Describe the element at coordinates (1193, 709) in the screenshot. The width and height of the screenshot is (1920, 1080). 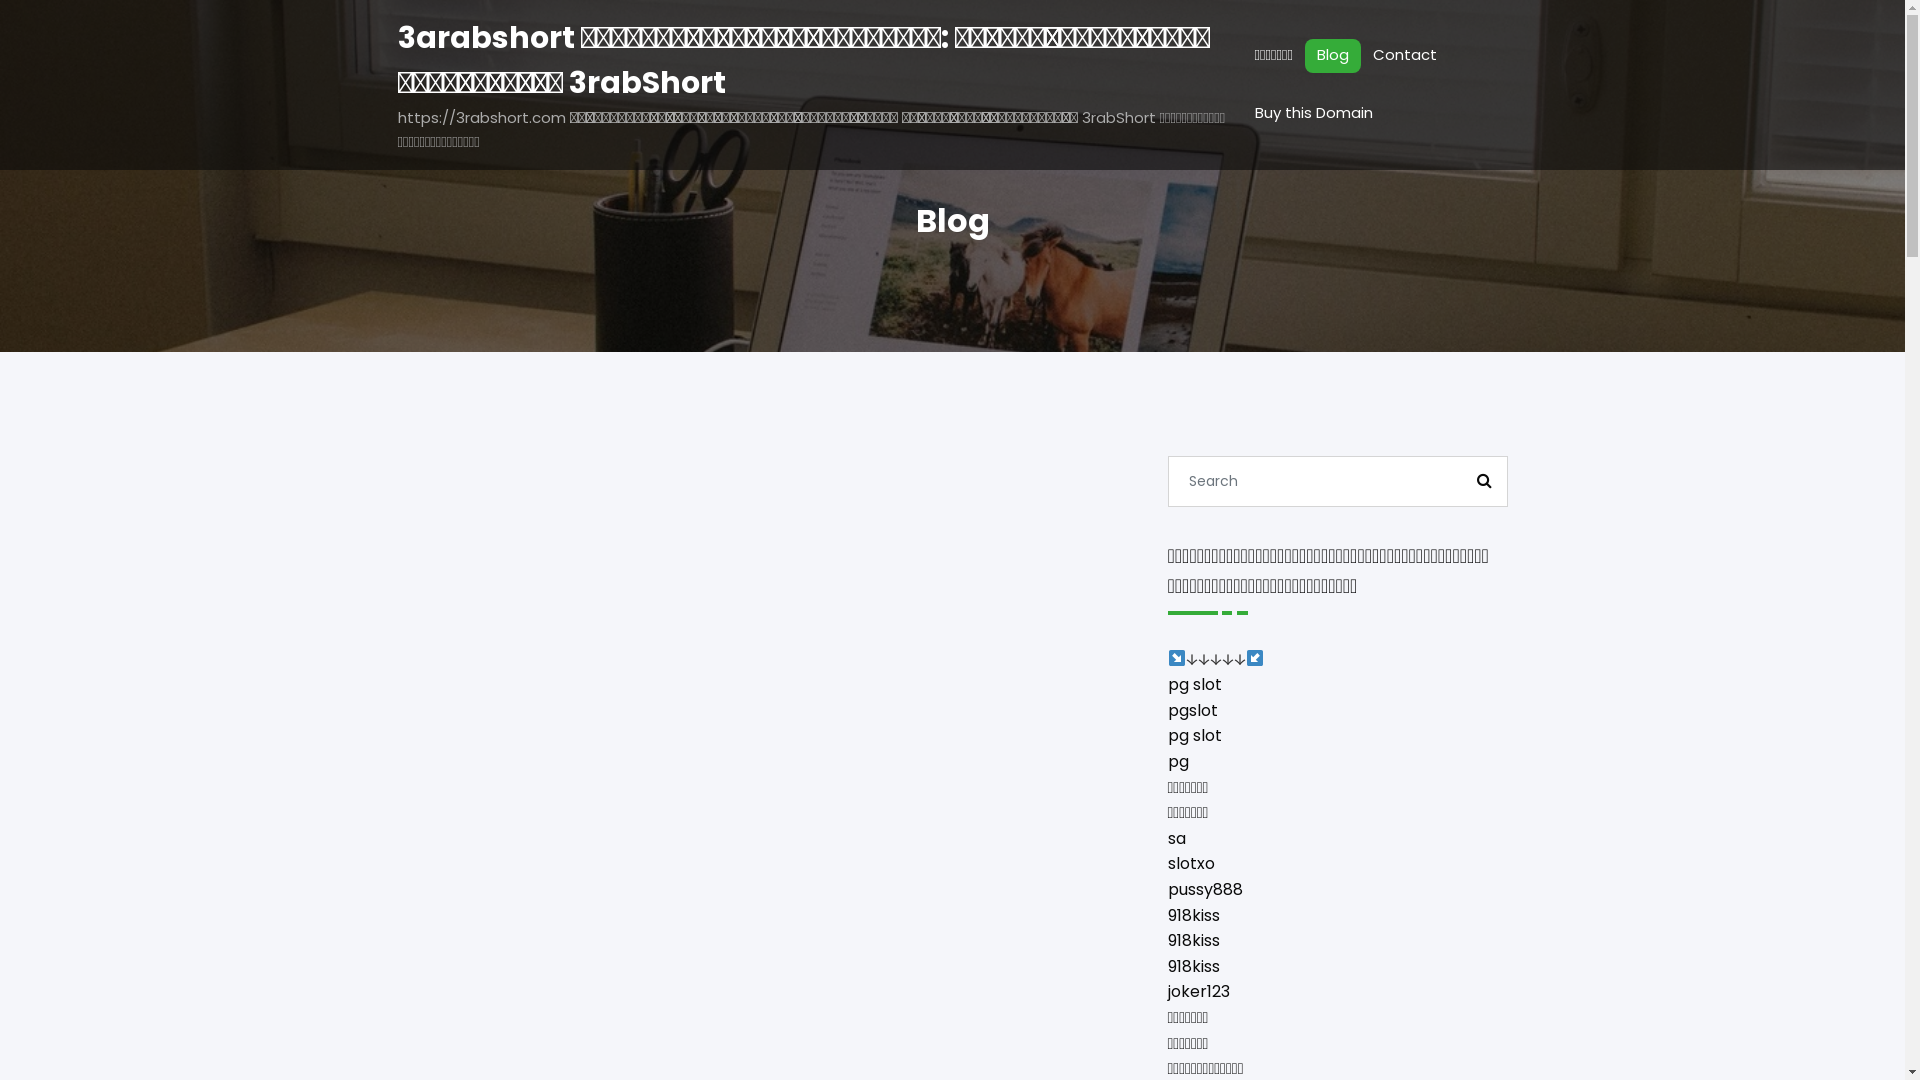
I see `'pgslot'` at that location.